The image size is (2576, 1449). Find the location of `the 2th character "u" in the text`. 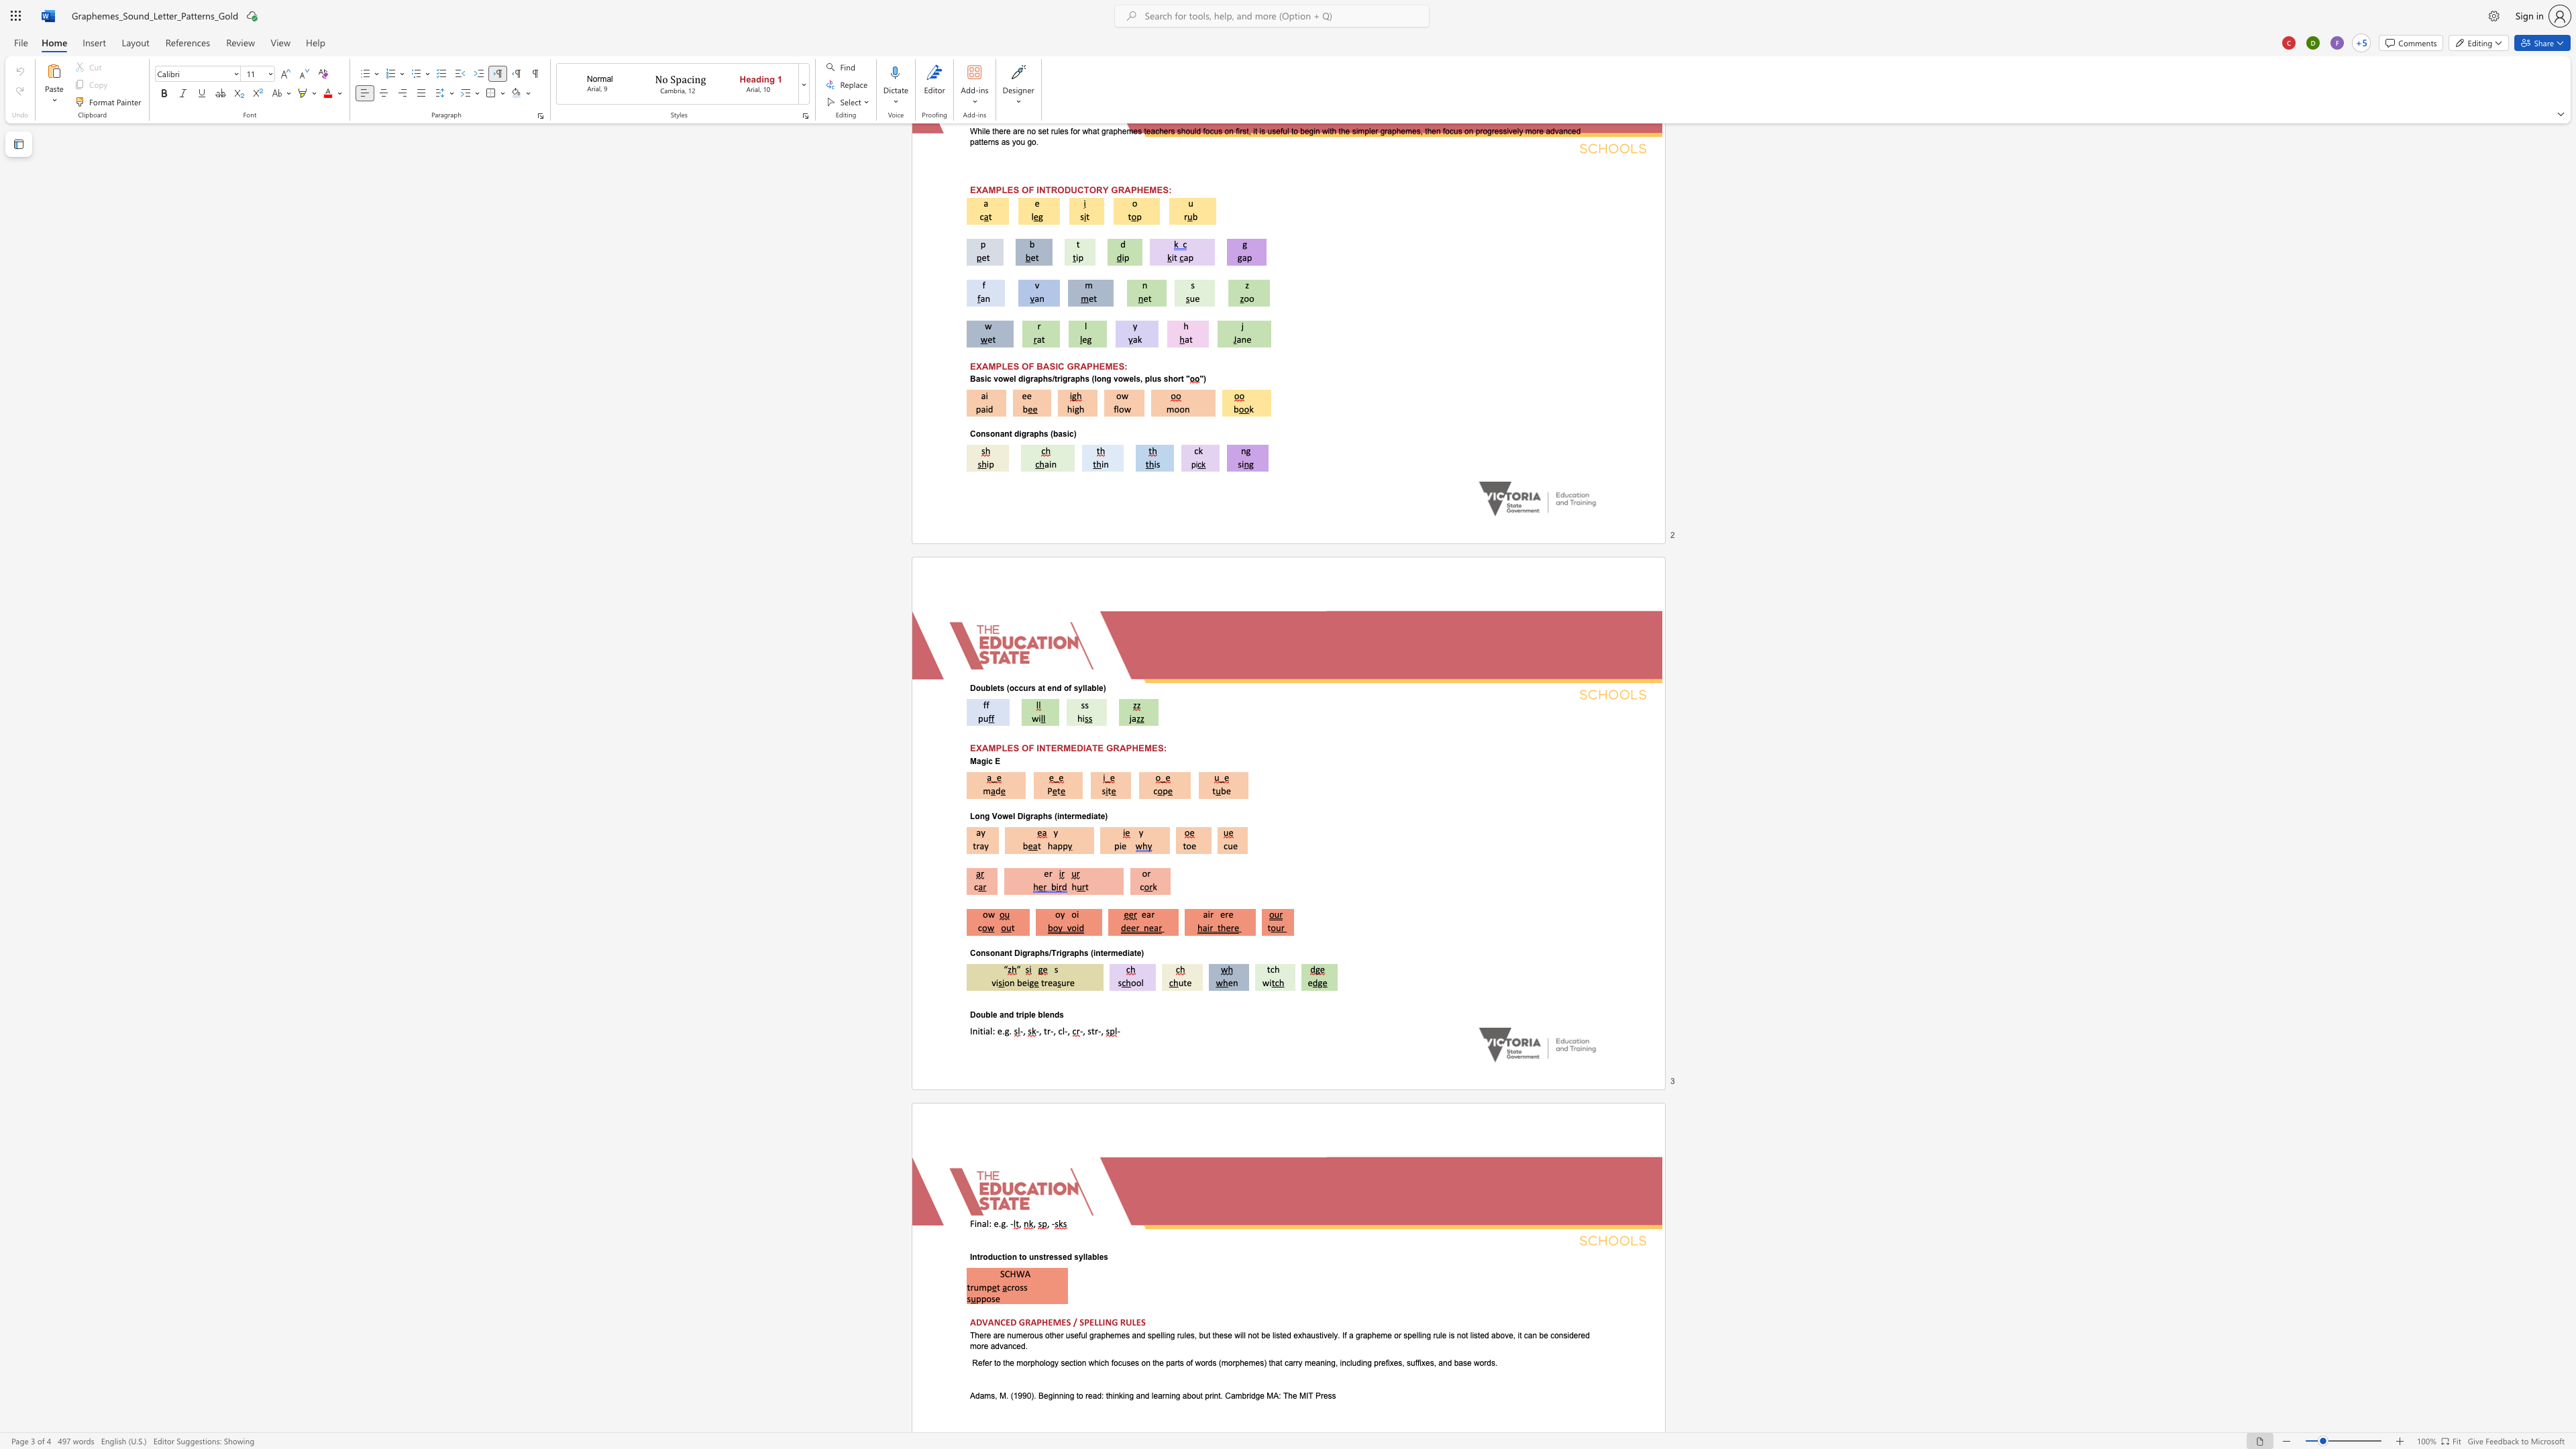

the 2th character "u" in the text is located at coordinates (1030, 1257).